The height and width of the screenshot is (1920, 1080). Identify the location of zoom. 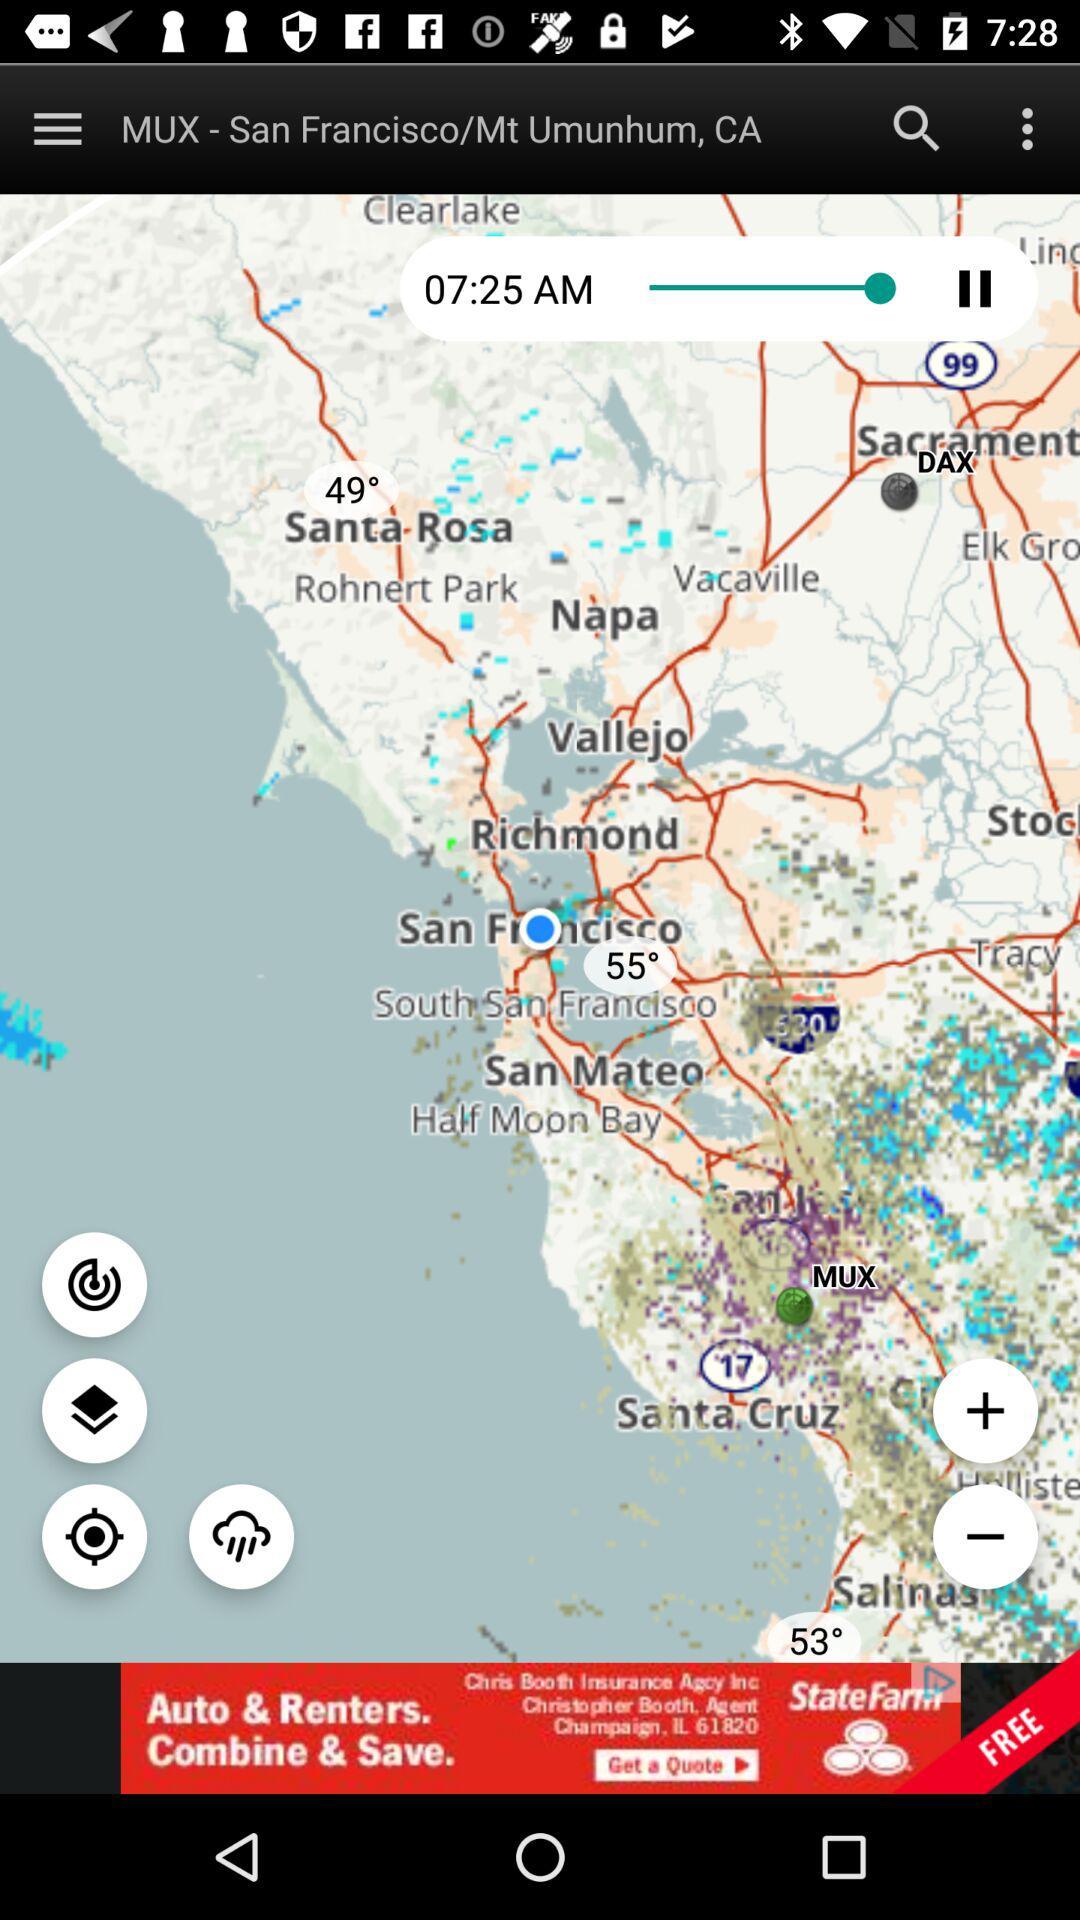
(94, 1535).